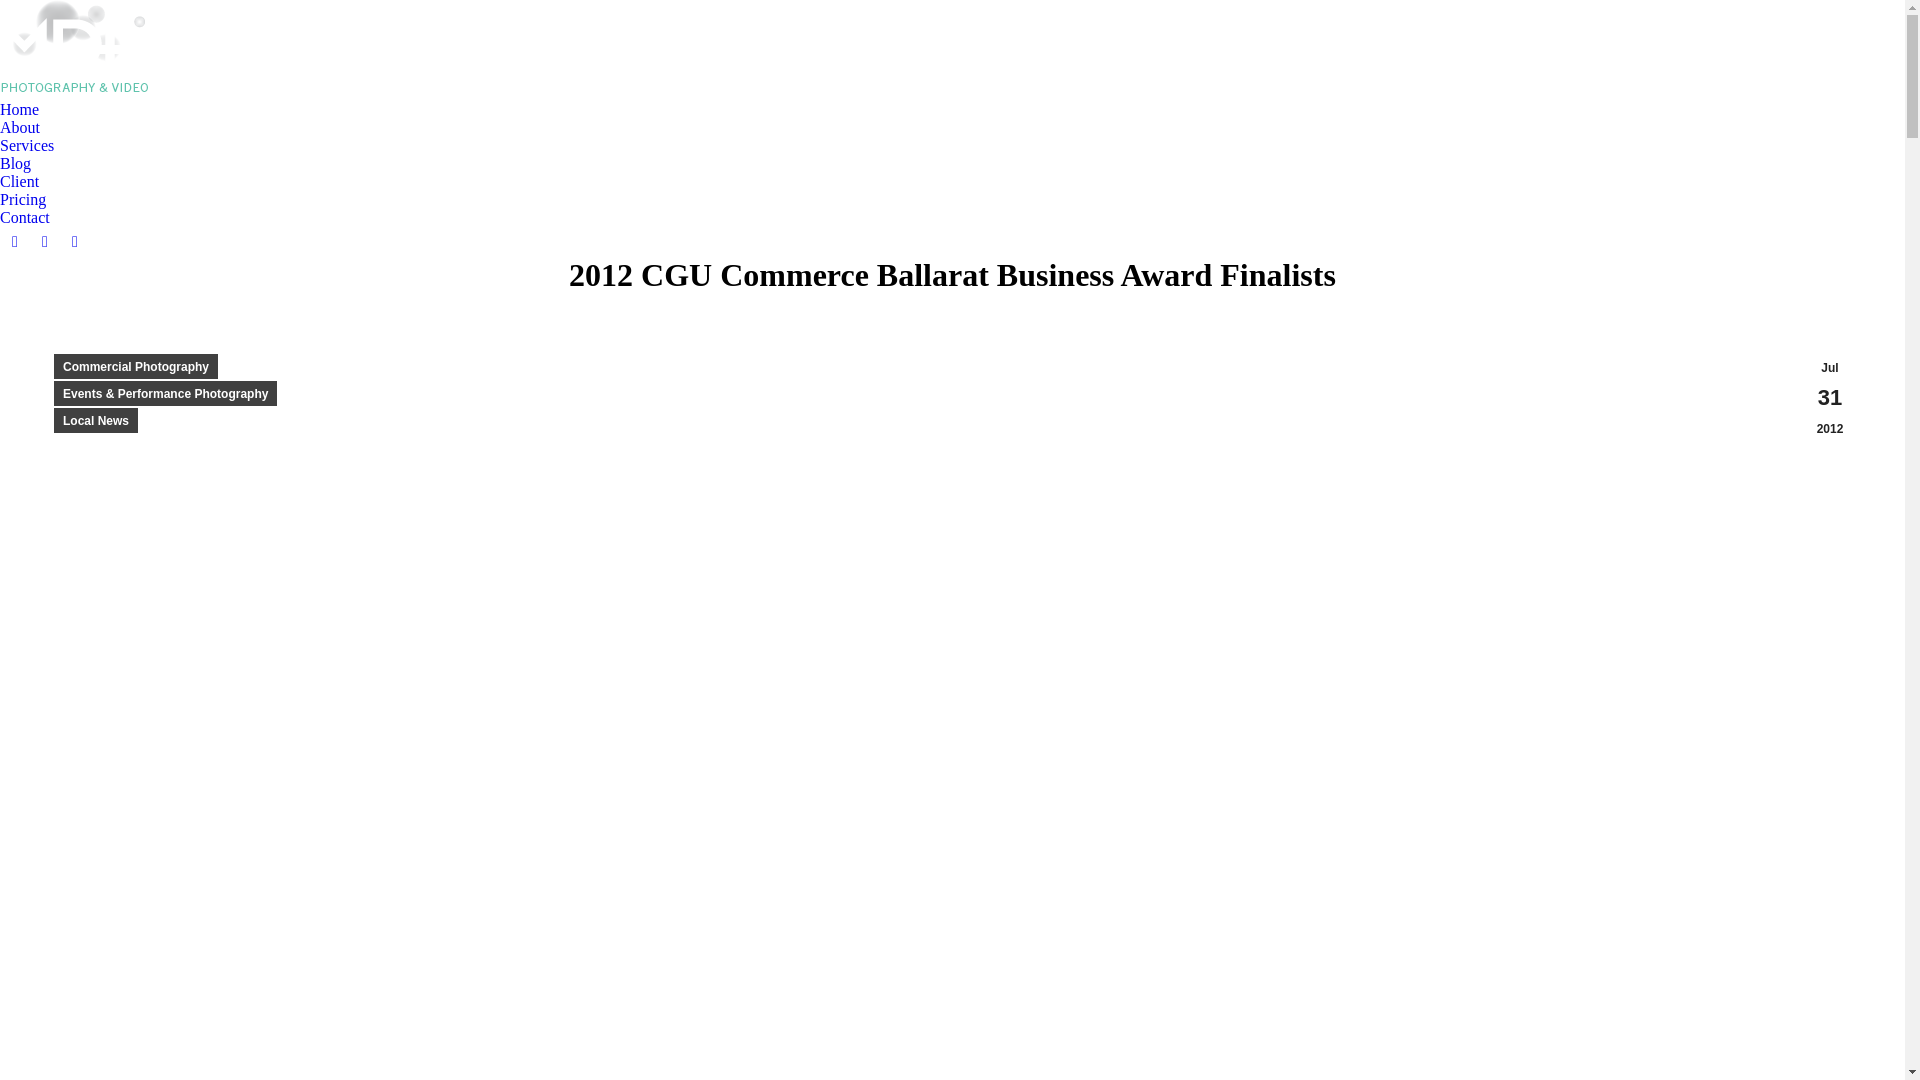  I want to click on 'Blog', so click(15, 163).